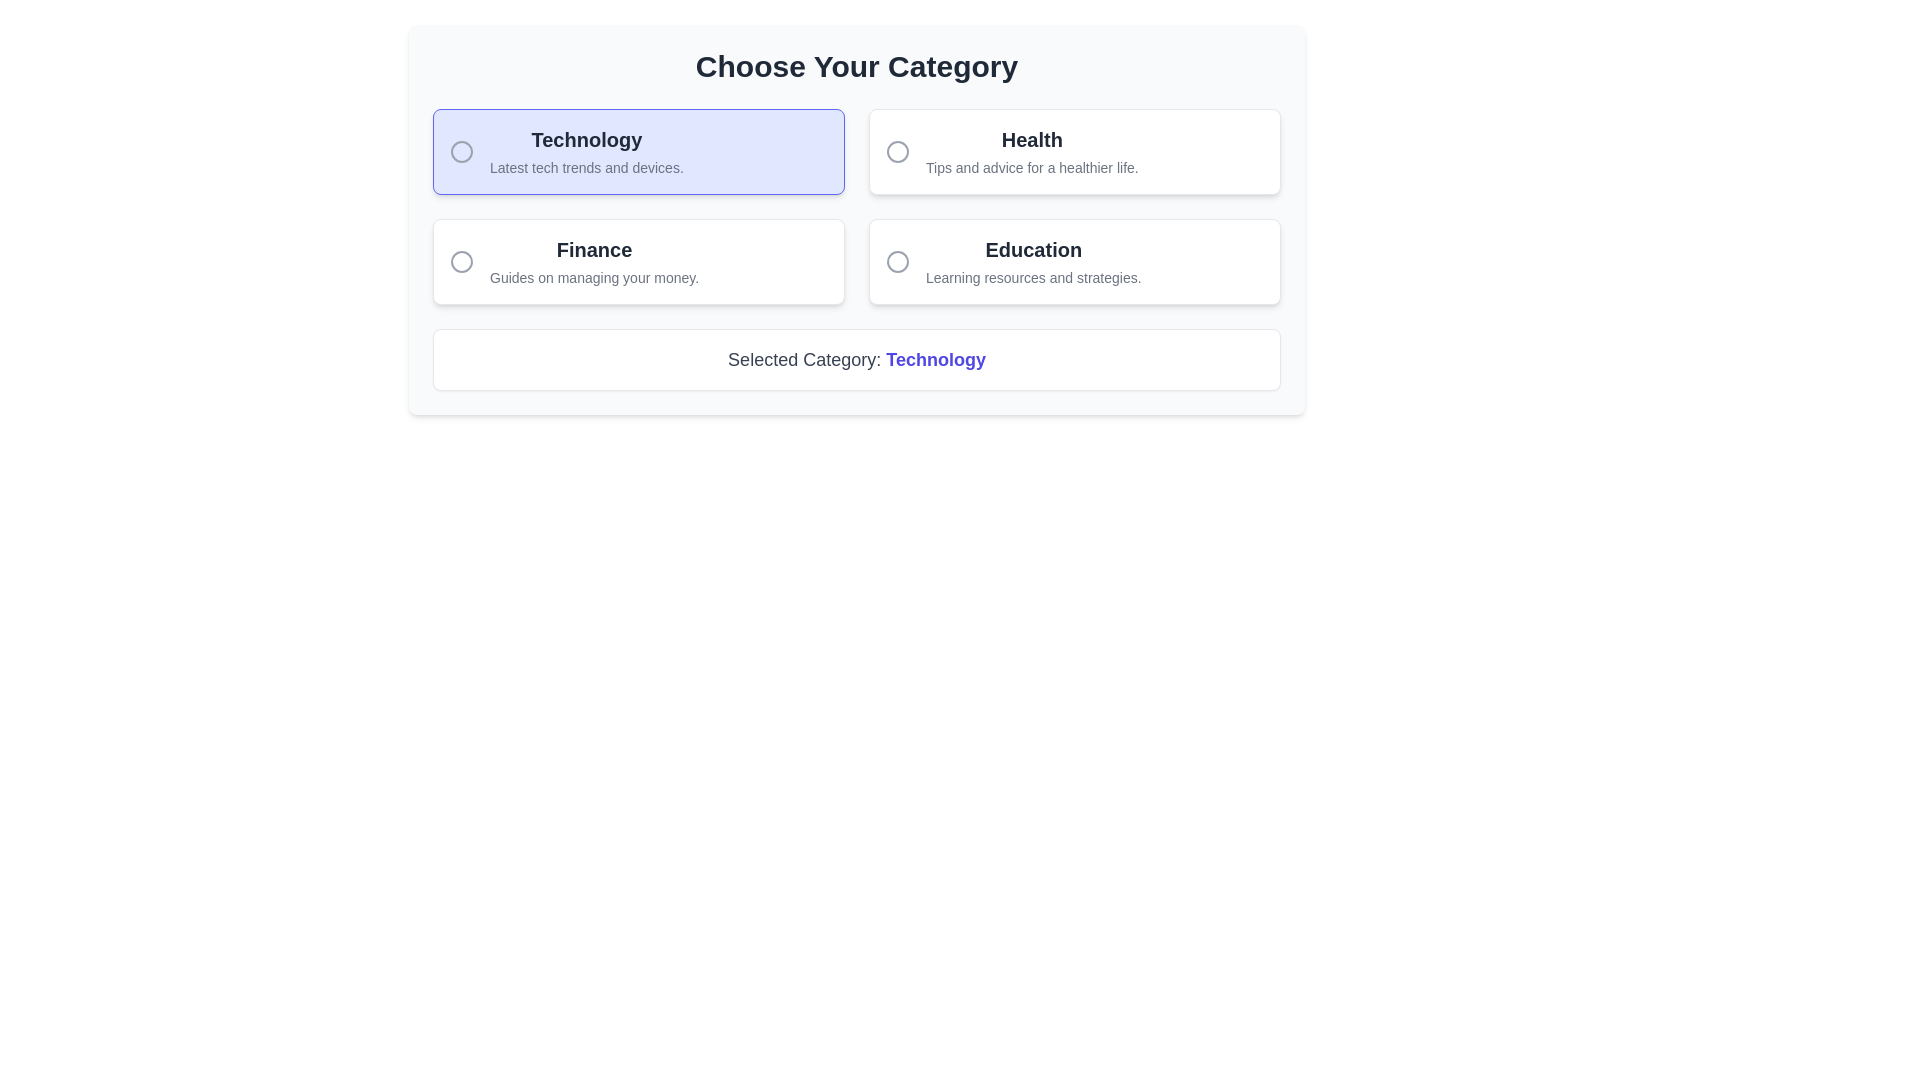  Describe the element at coordinates (1033, 277) in the screenshot. I see `the text block displaying 'Learning resources and strategies.' which is styled in a small gray font and positioned below the 'Education' title` at that location.